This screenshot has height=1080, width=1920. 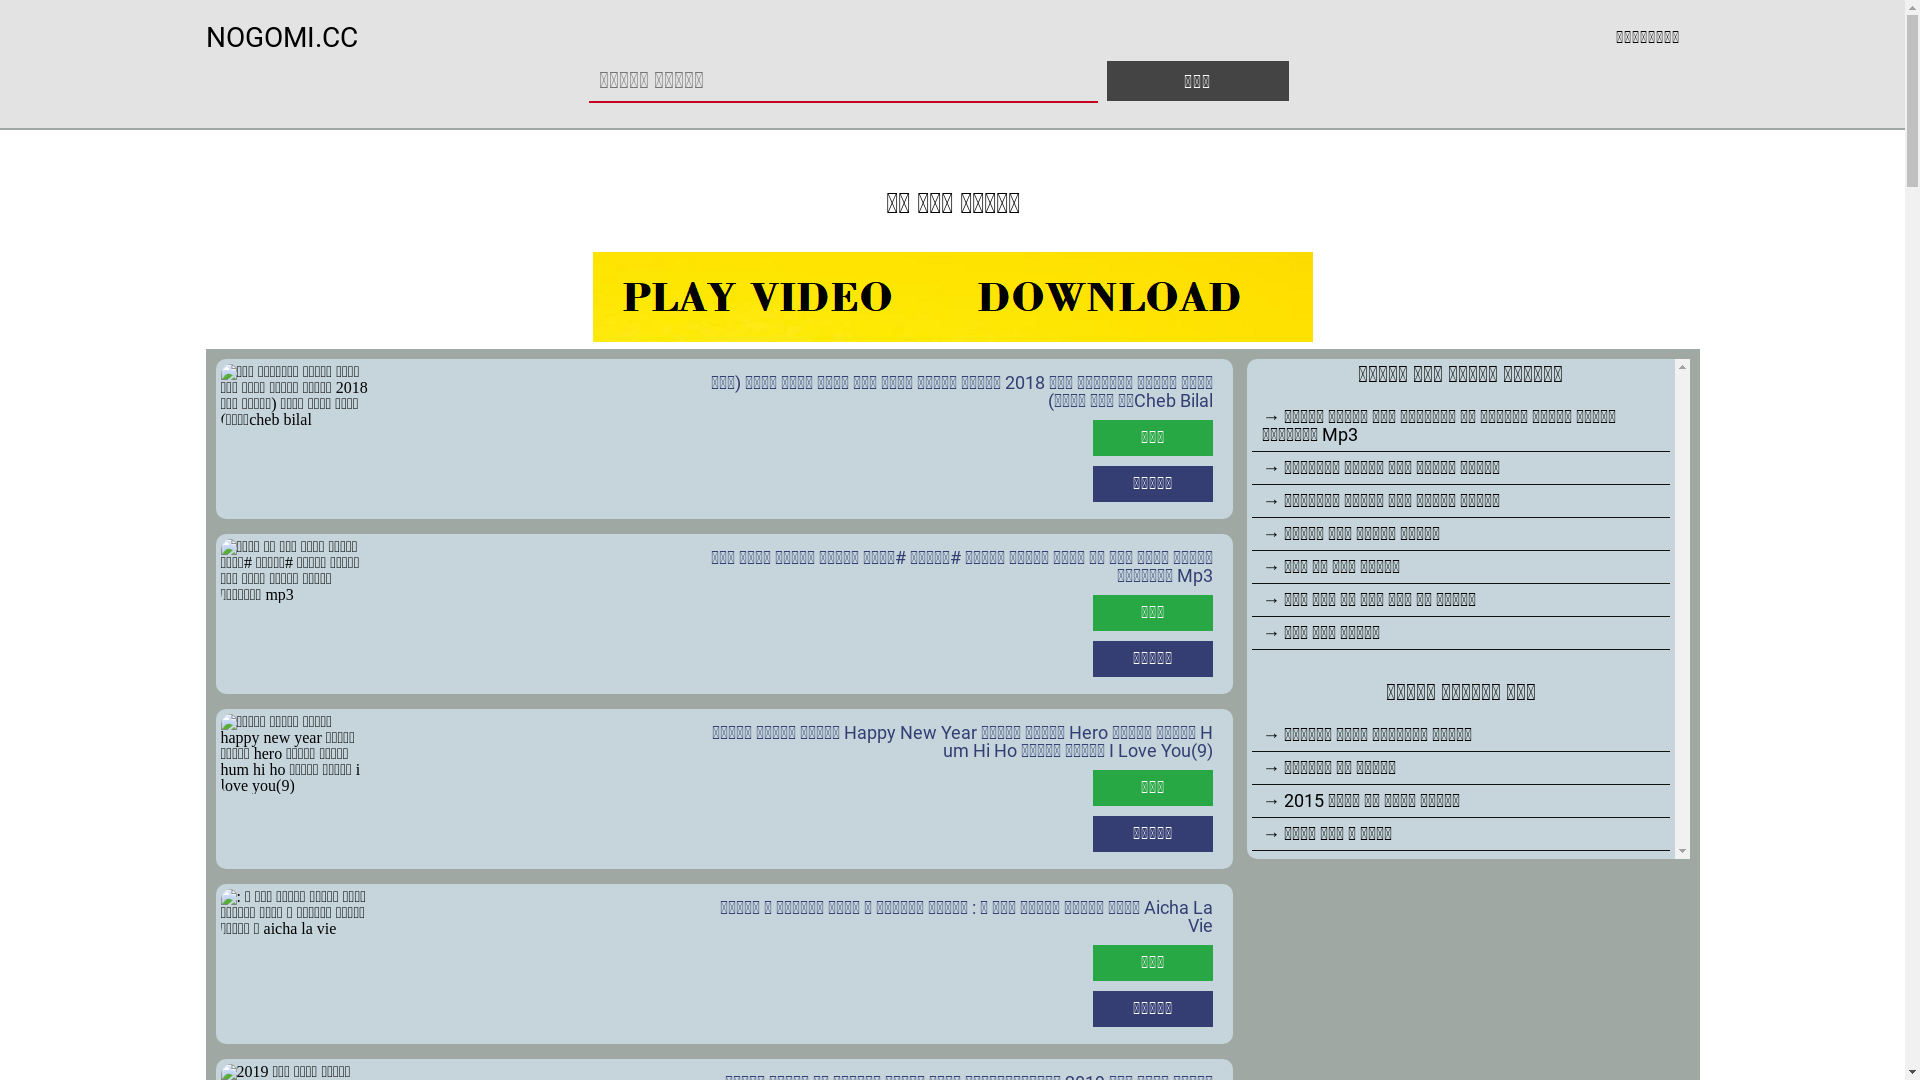 What do you see at coordinates (281, 37) in the screenshot?
I see `'NOGOMI.CC'` at bounding box center [281, 37].